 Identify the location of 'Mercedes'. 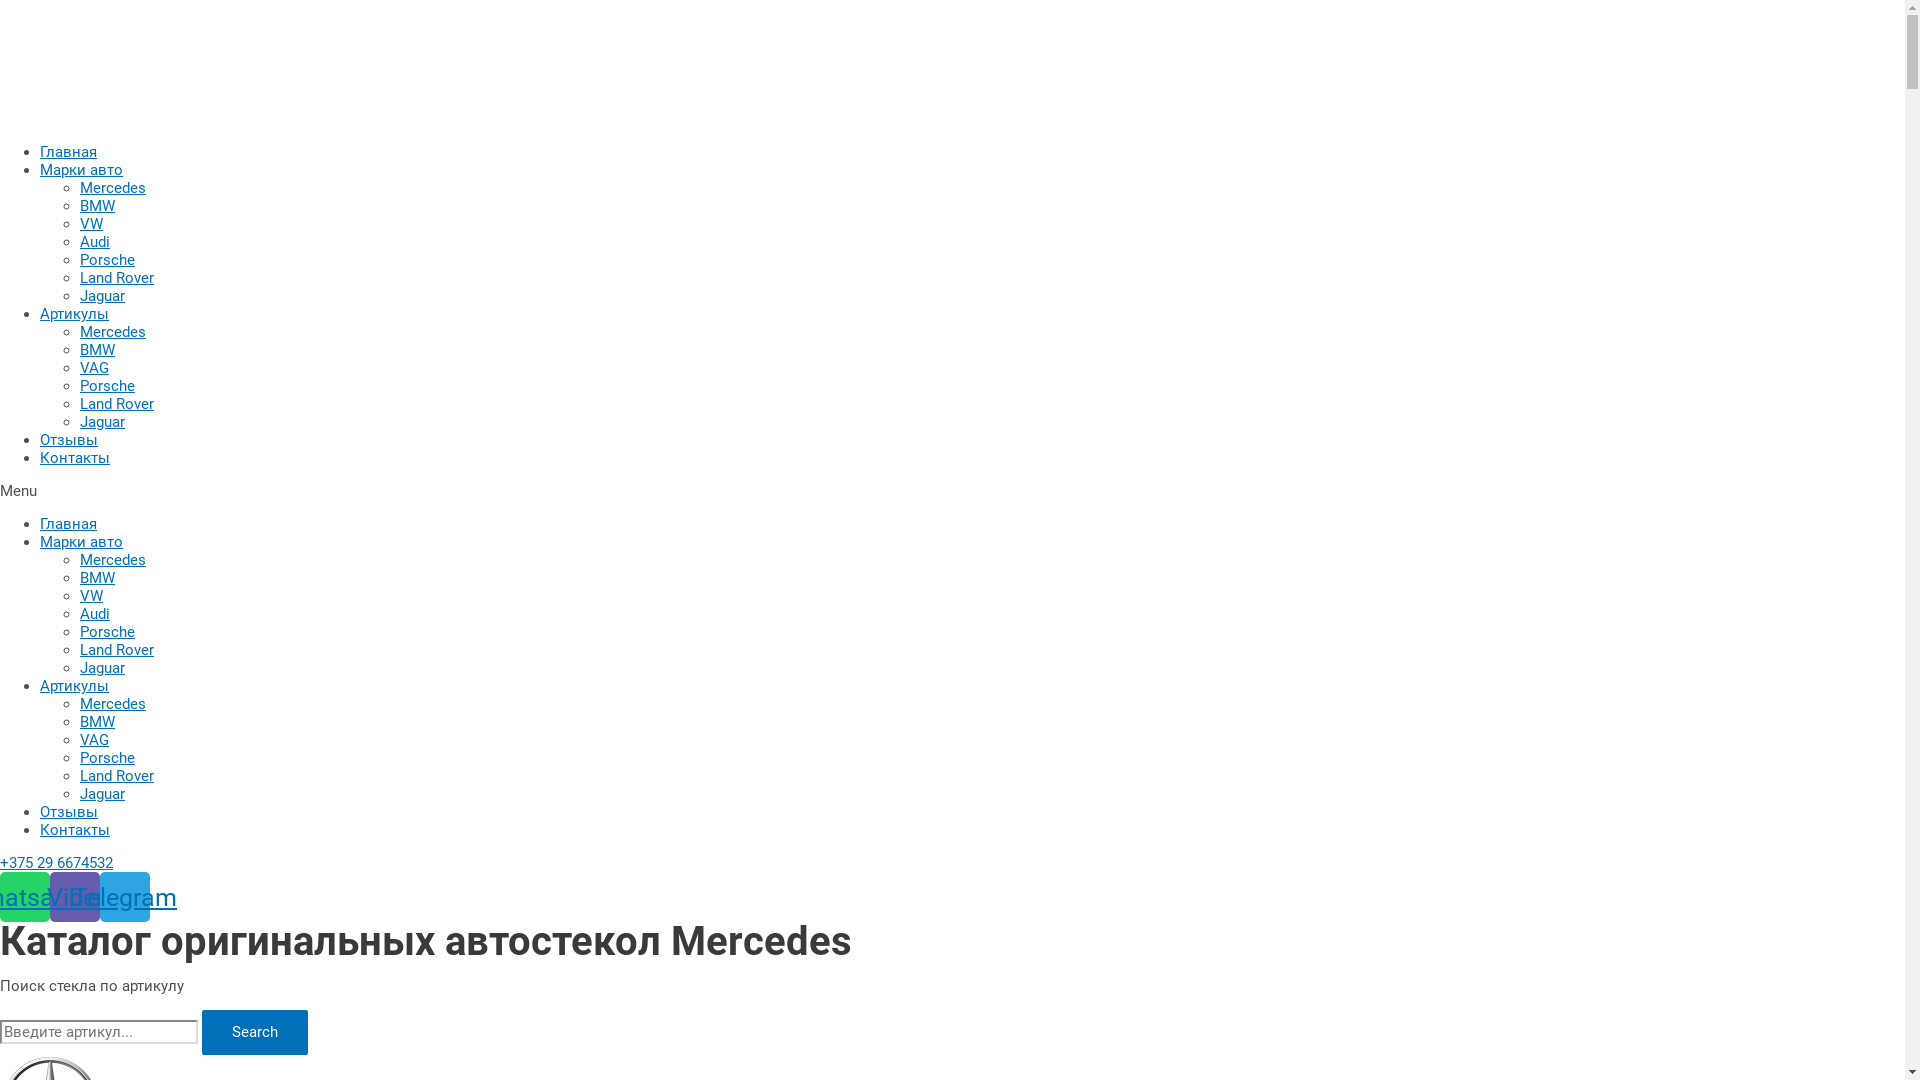
(112, 703).